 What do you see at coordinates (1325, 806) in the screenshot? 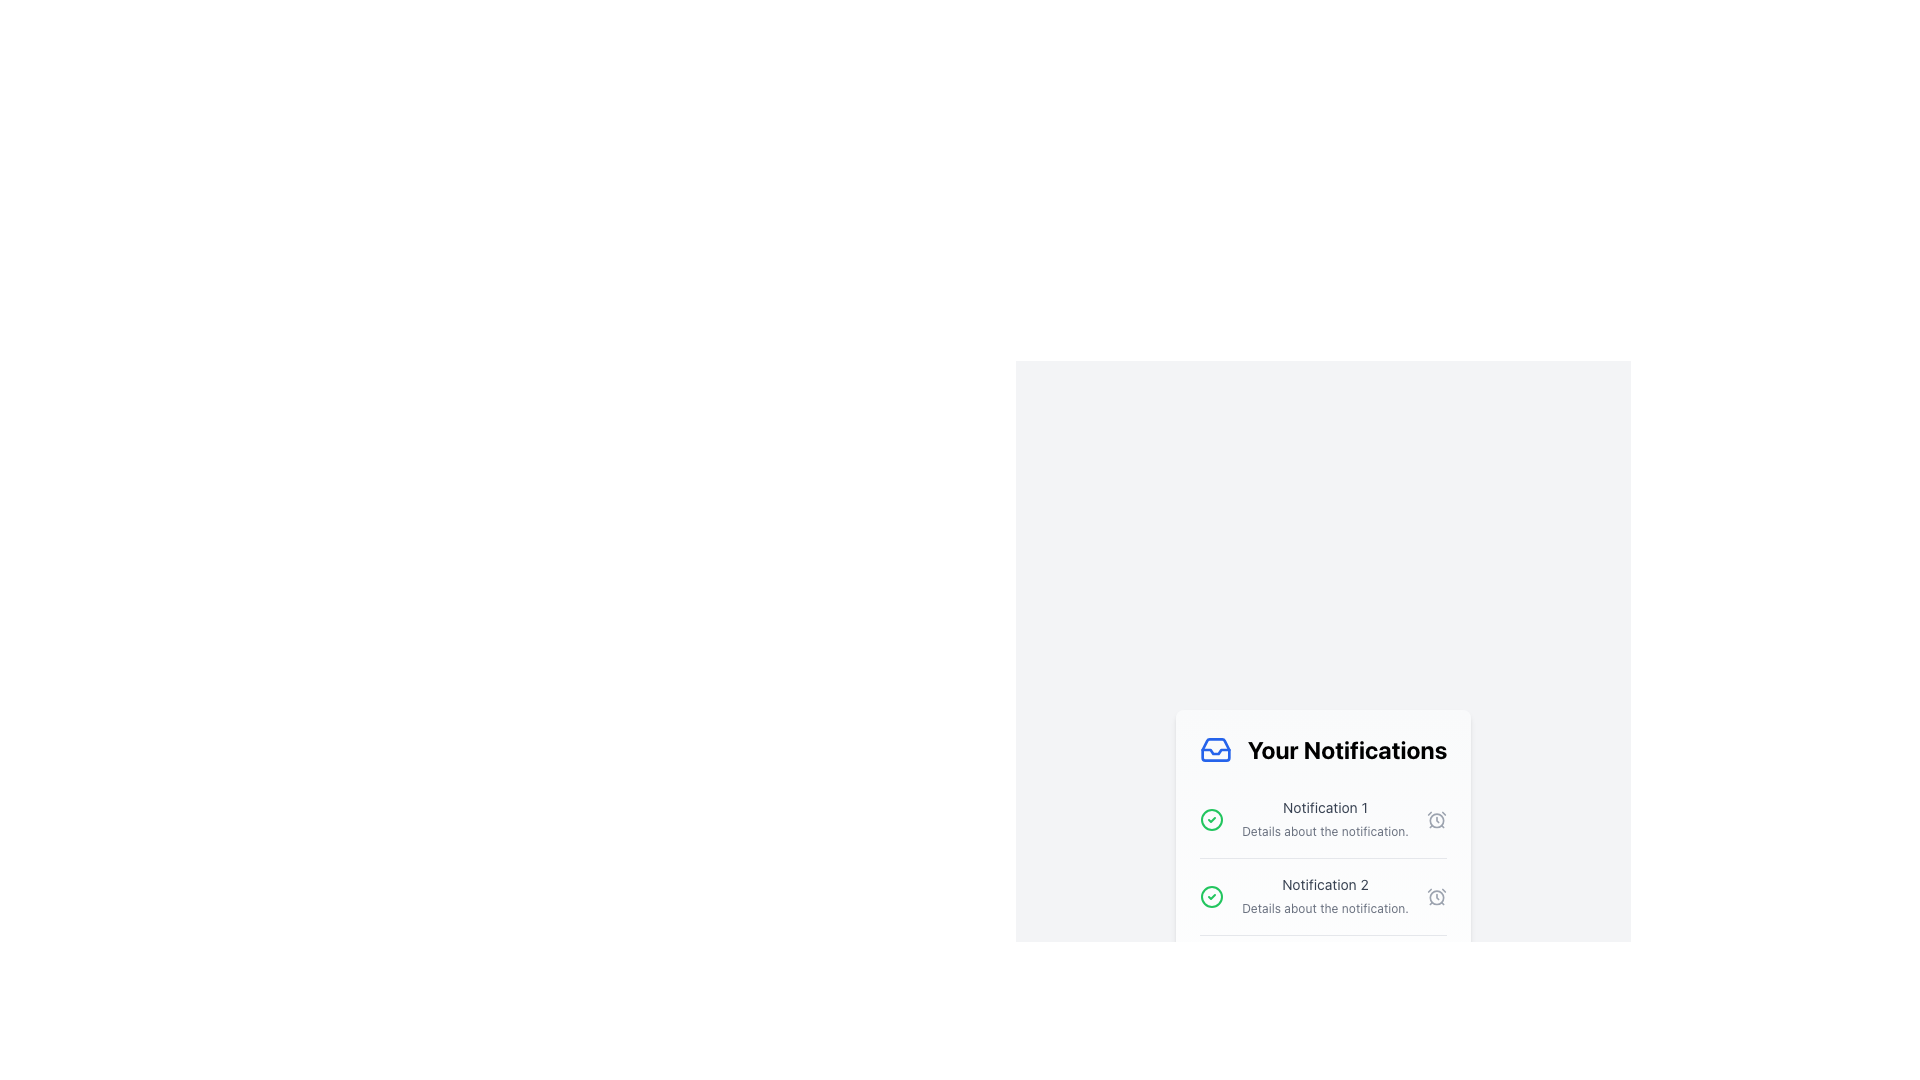
I see `the static text element that reads 'Notification 1', which is styled with a smaller font size and gray color, located in the notifications section above the description text 'Details about the notification'` at bounding box center [1325, 806].